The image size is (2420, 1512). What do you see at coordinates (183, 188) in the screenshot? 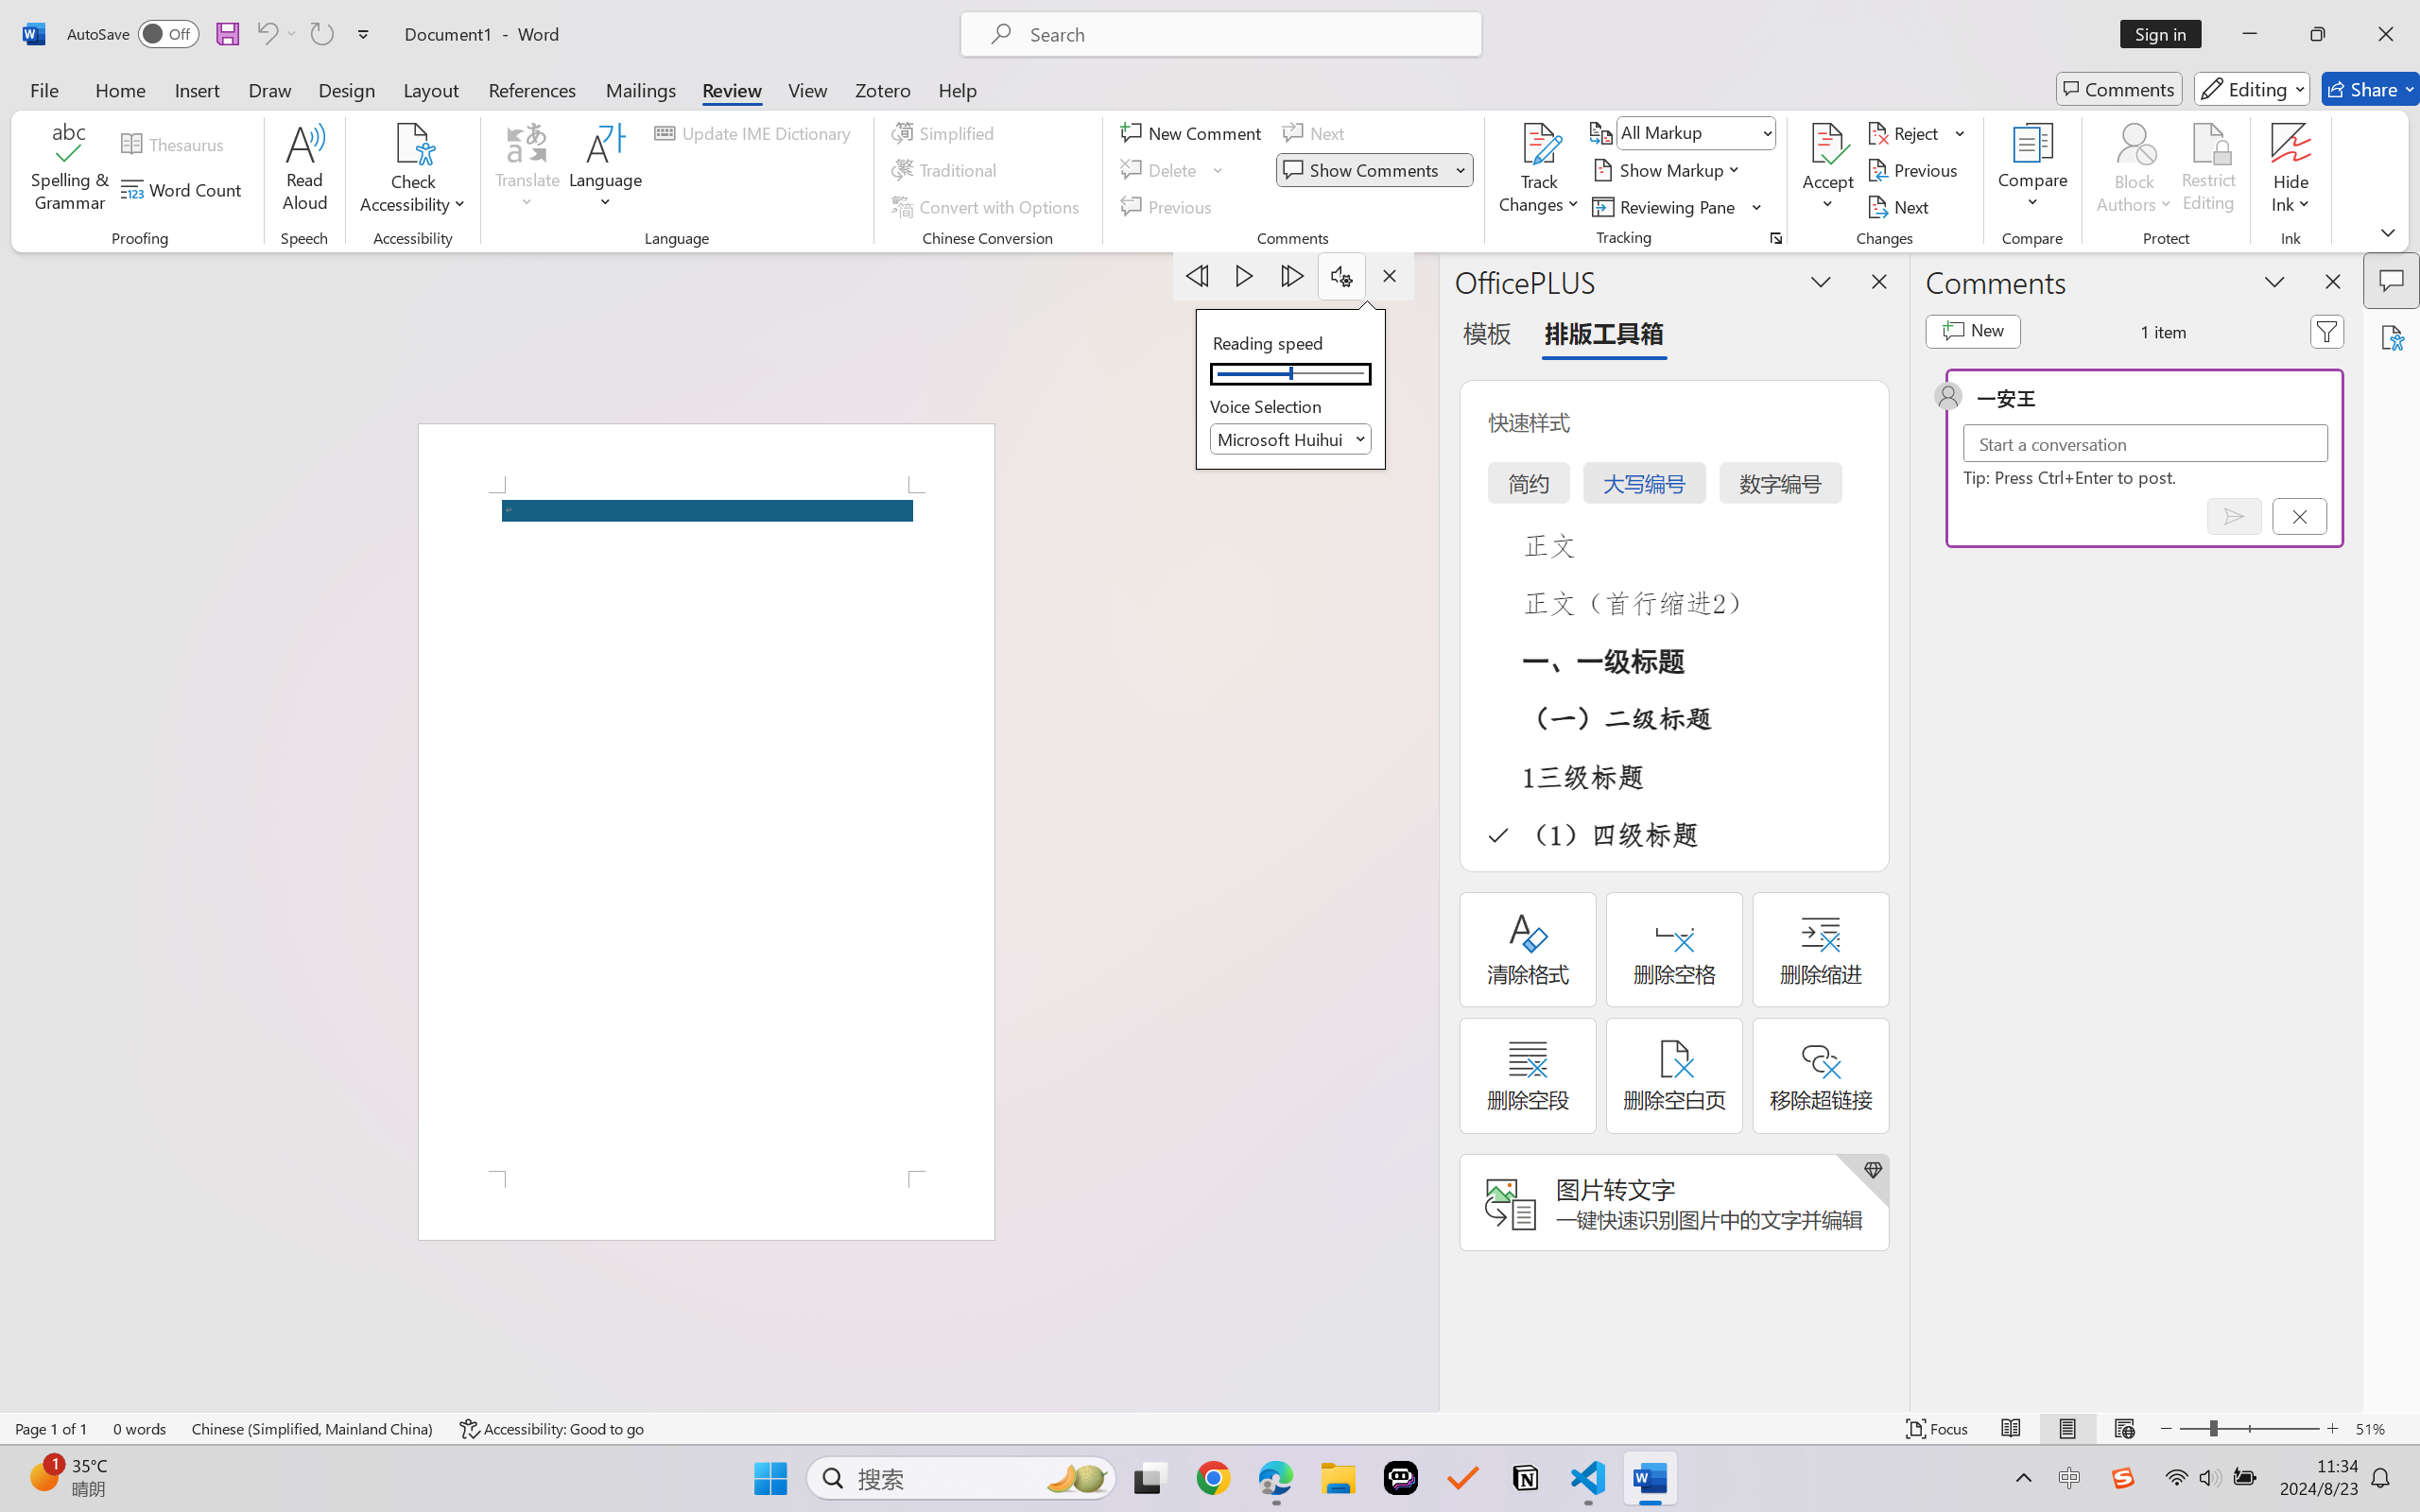
I see `'Word Count'` at bounding box center [183, 188].